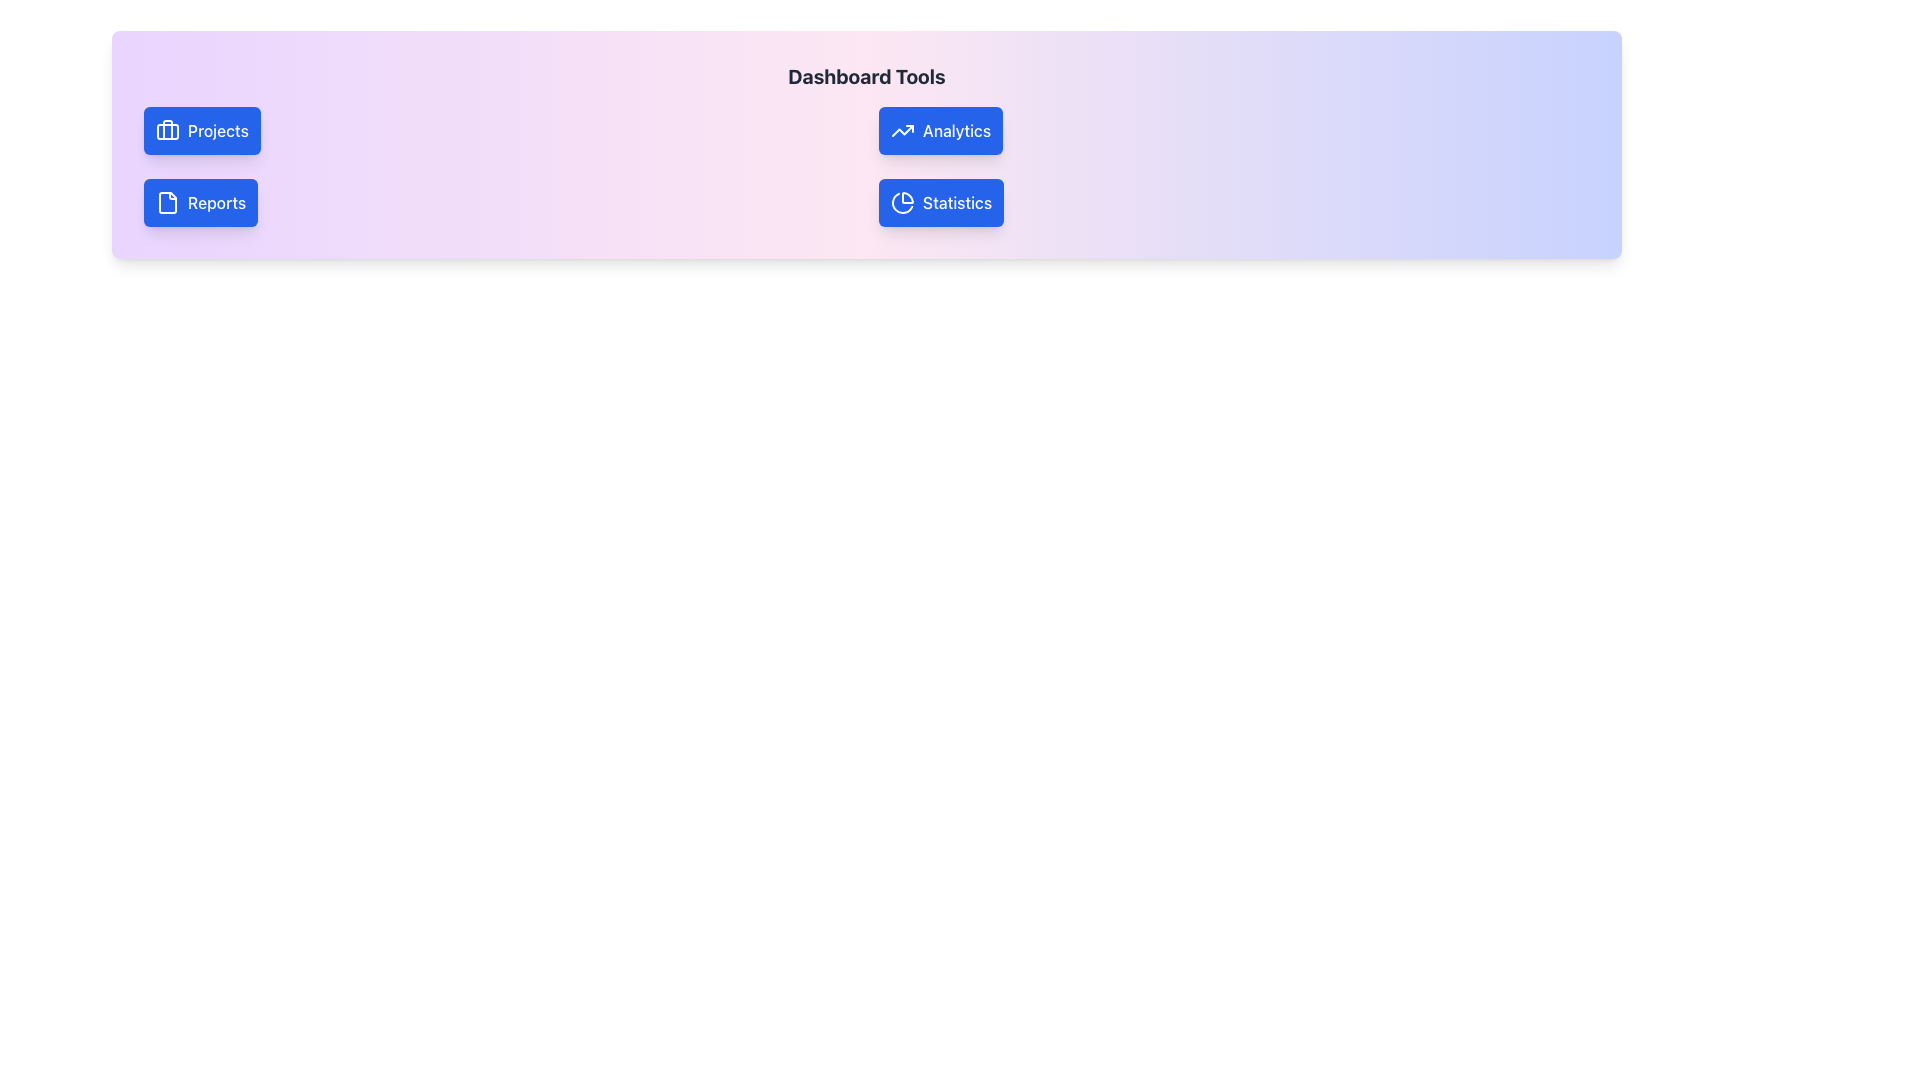  Describe the element at coordinates (201, 203) in the screenshot. I see `the report button located below the 'Projects' button in the left column of the interface` at that location.